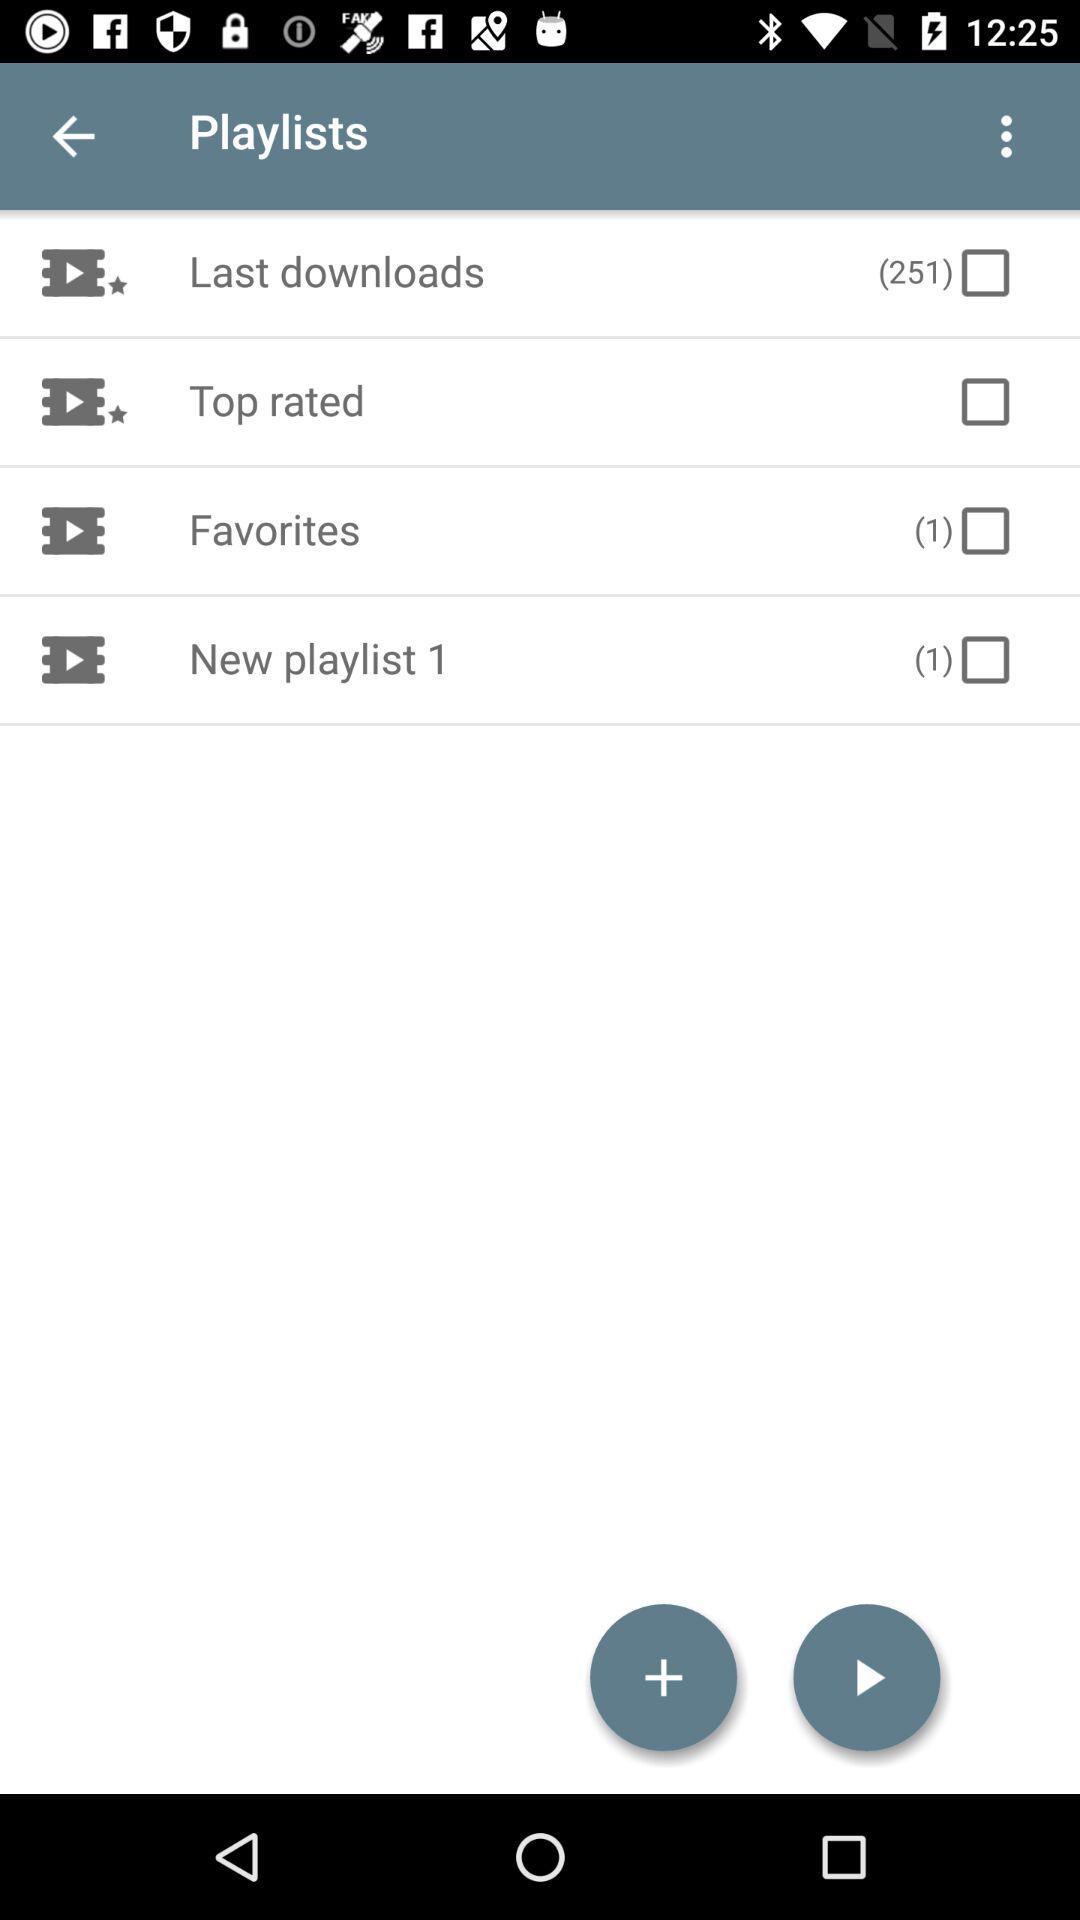  Describe the element at coordinates (984, 401) in the screenshot. I see `the icon to the right of the top rated item` at that location.